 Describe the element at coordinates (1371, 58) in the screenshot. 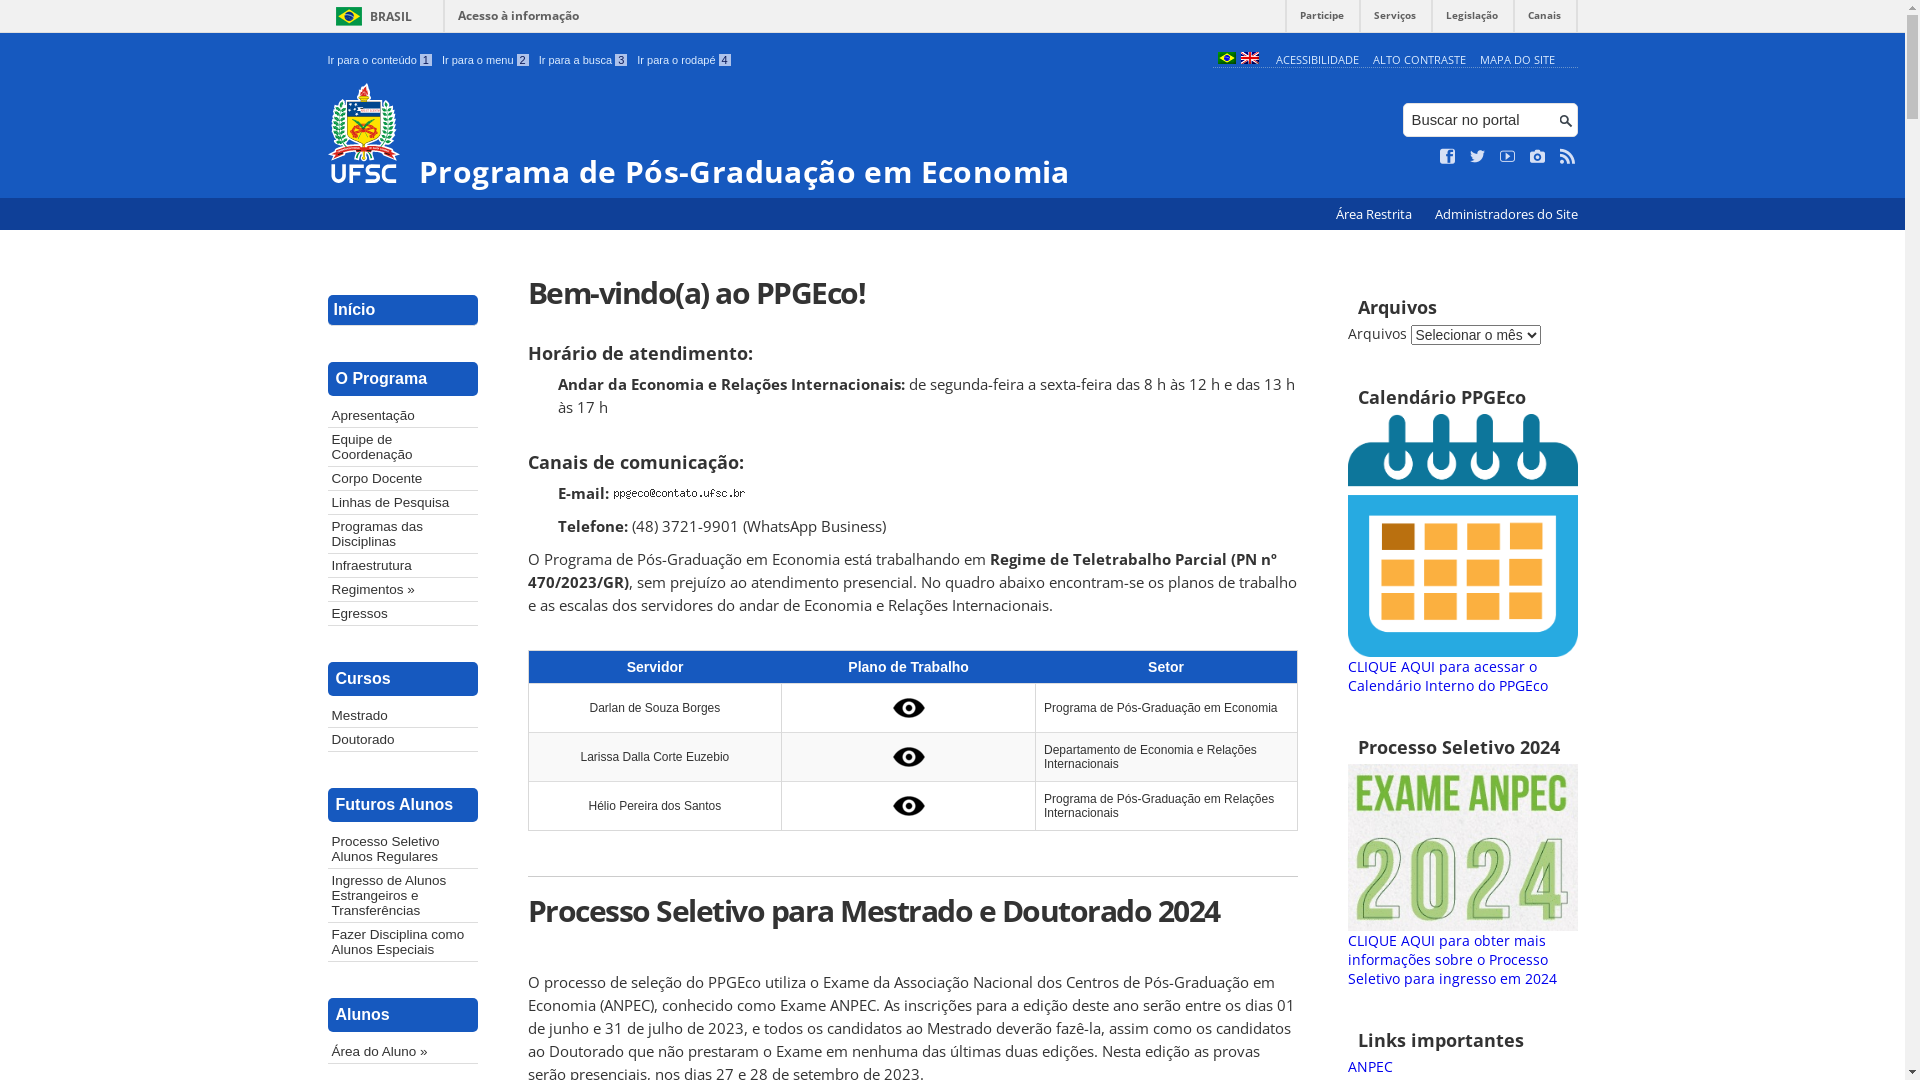

I see `'ALTO CONTRASTE'` at that location.